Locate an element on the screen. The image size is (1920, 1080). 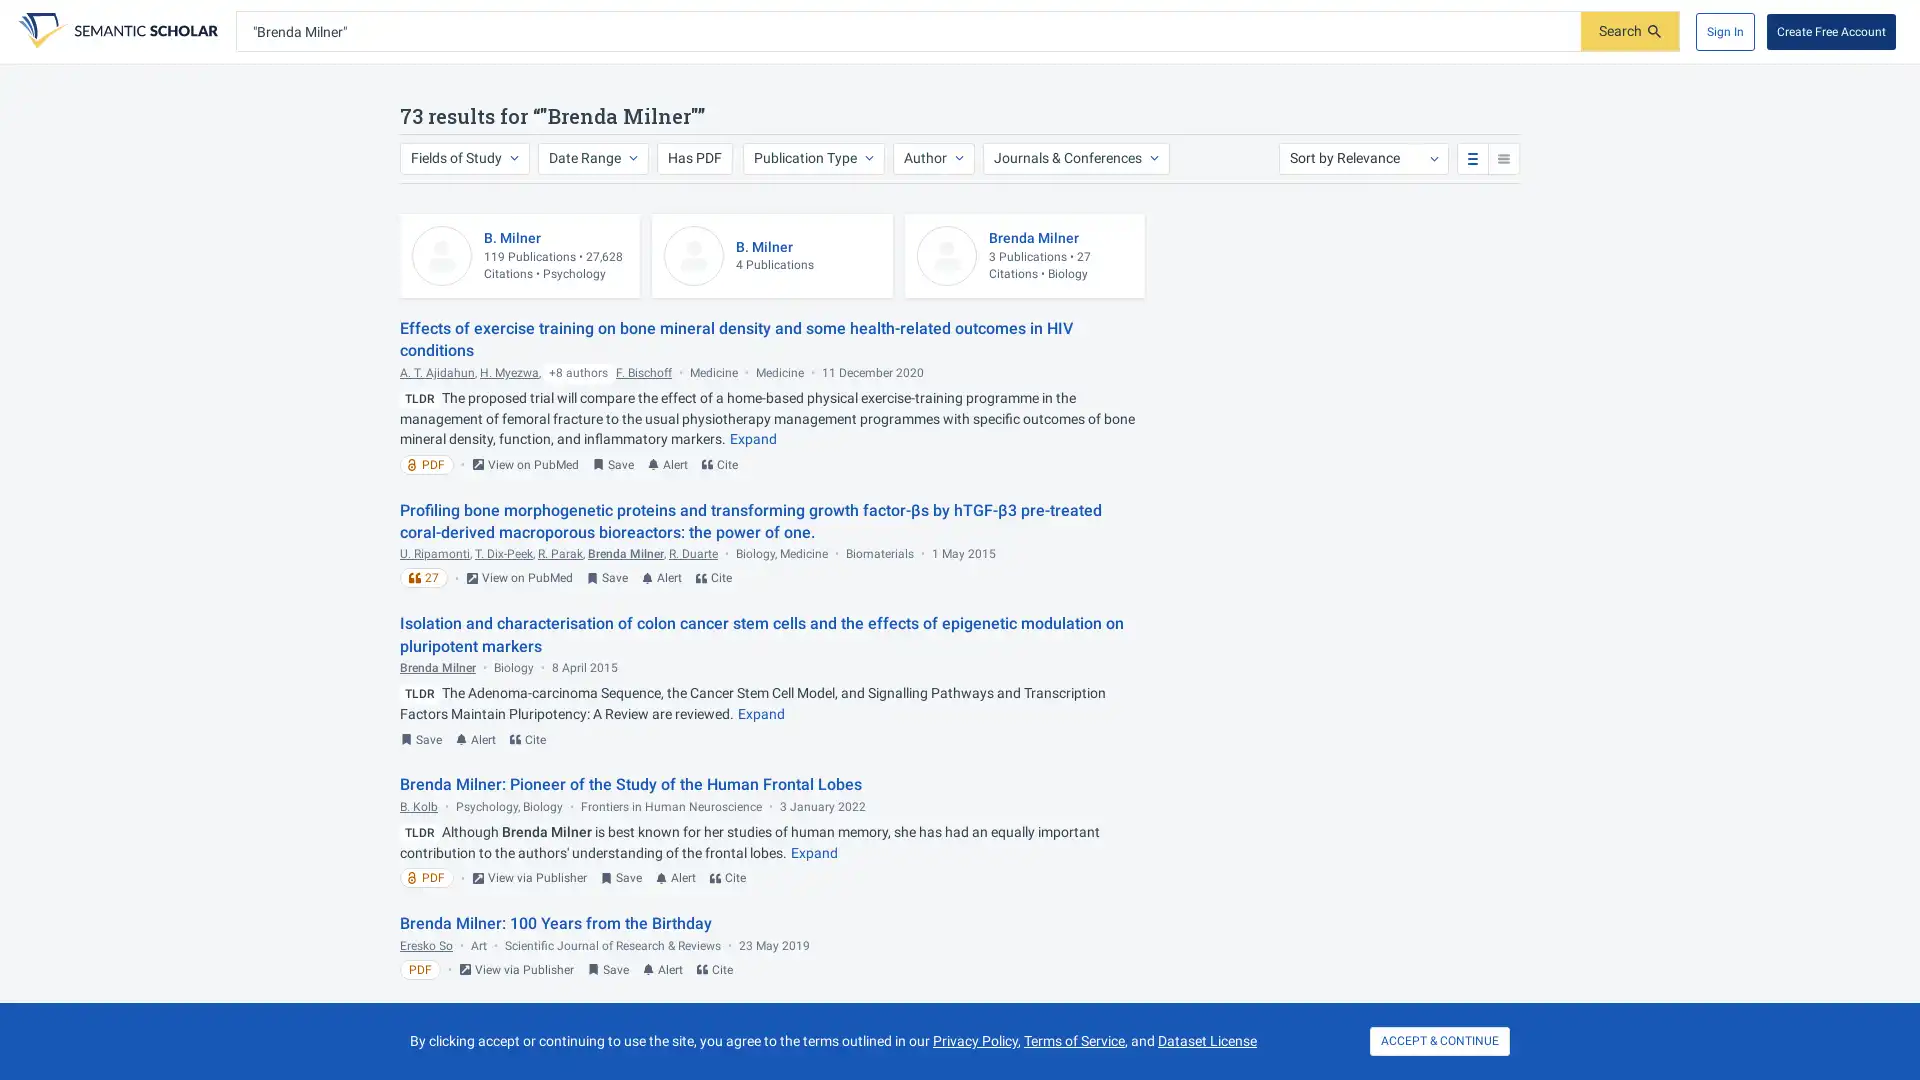
ACCEPT & CONTINUE is located at coordinates (1440, 1040).